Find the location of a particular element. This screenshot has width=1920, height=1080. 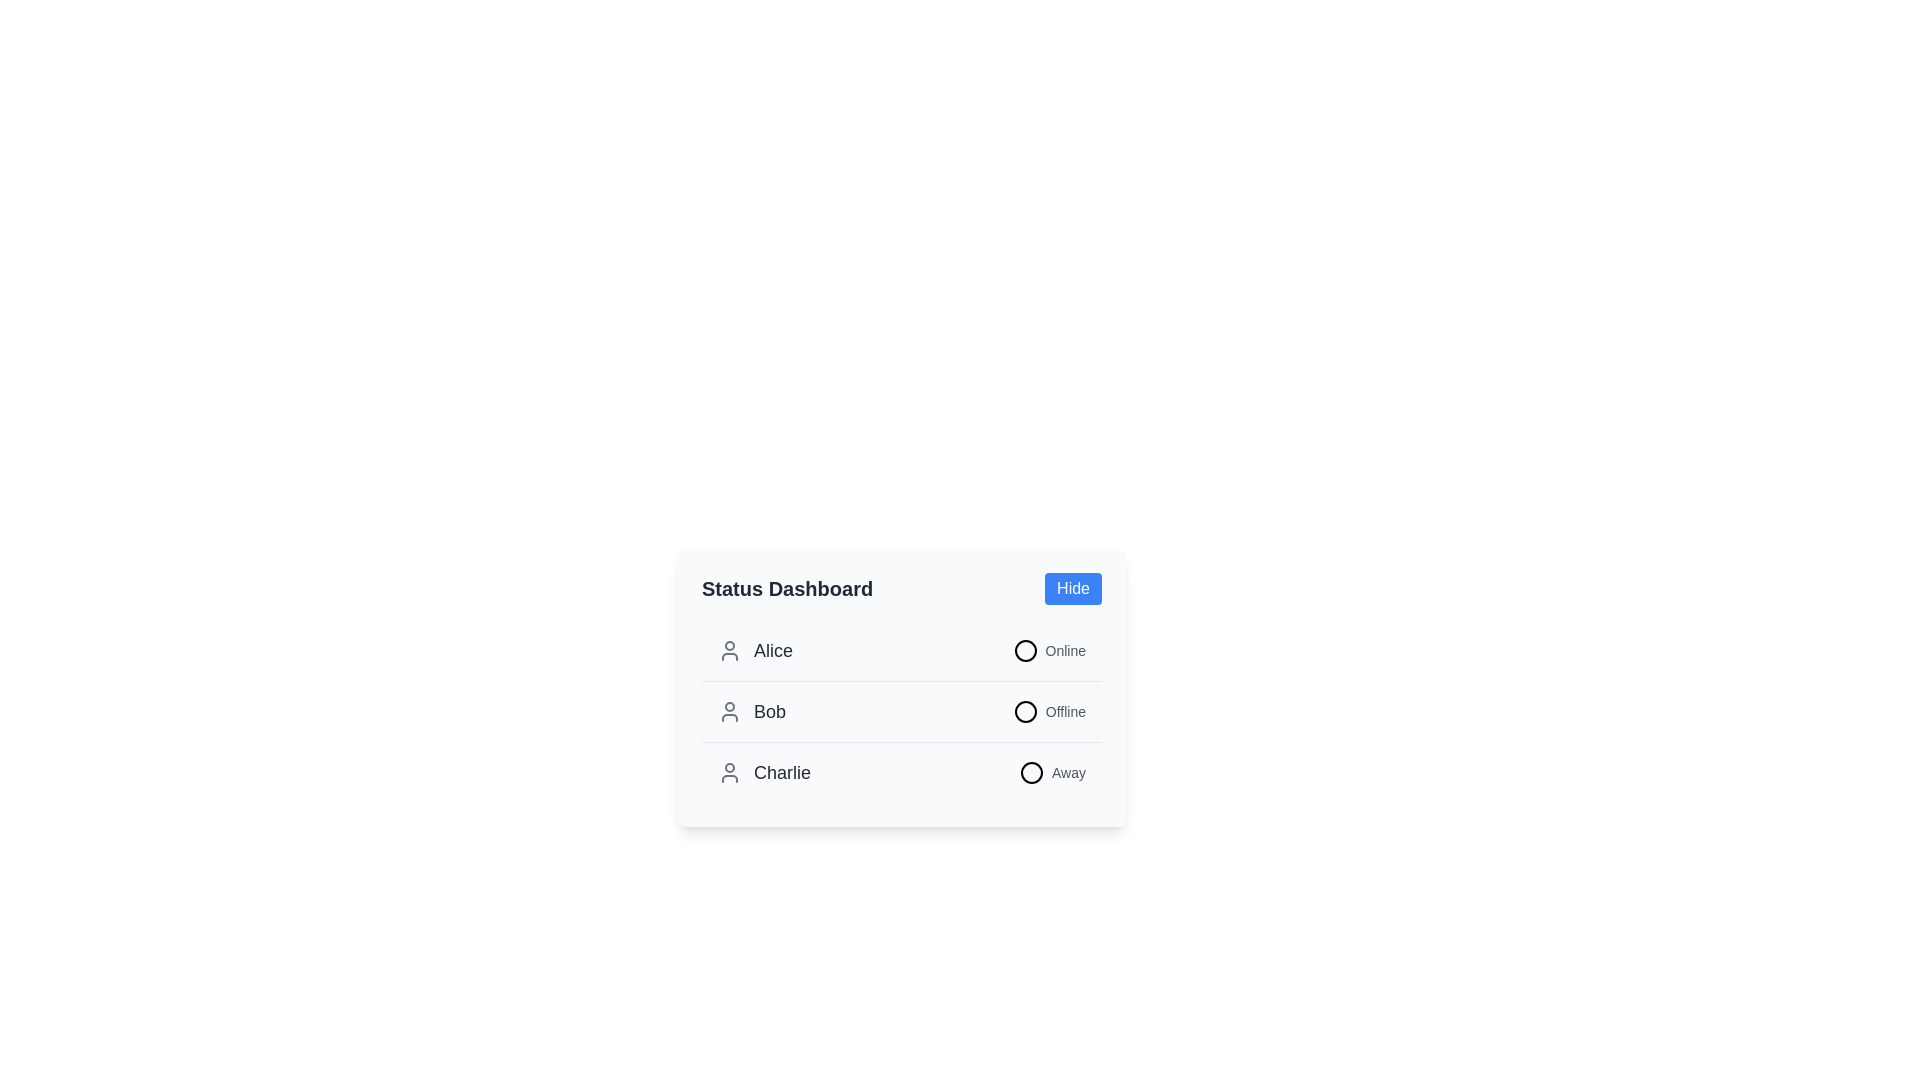

the second user entry in the status dashboard is located at coordinates (901, 710).